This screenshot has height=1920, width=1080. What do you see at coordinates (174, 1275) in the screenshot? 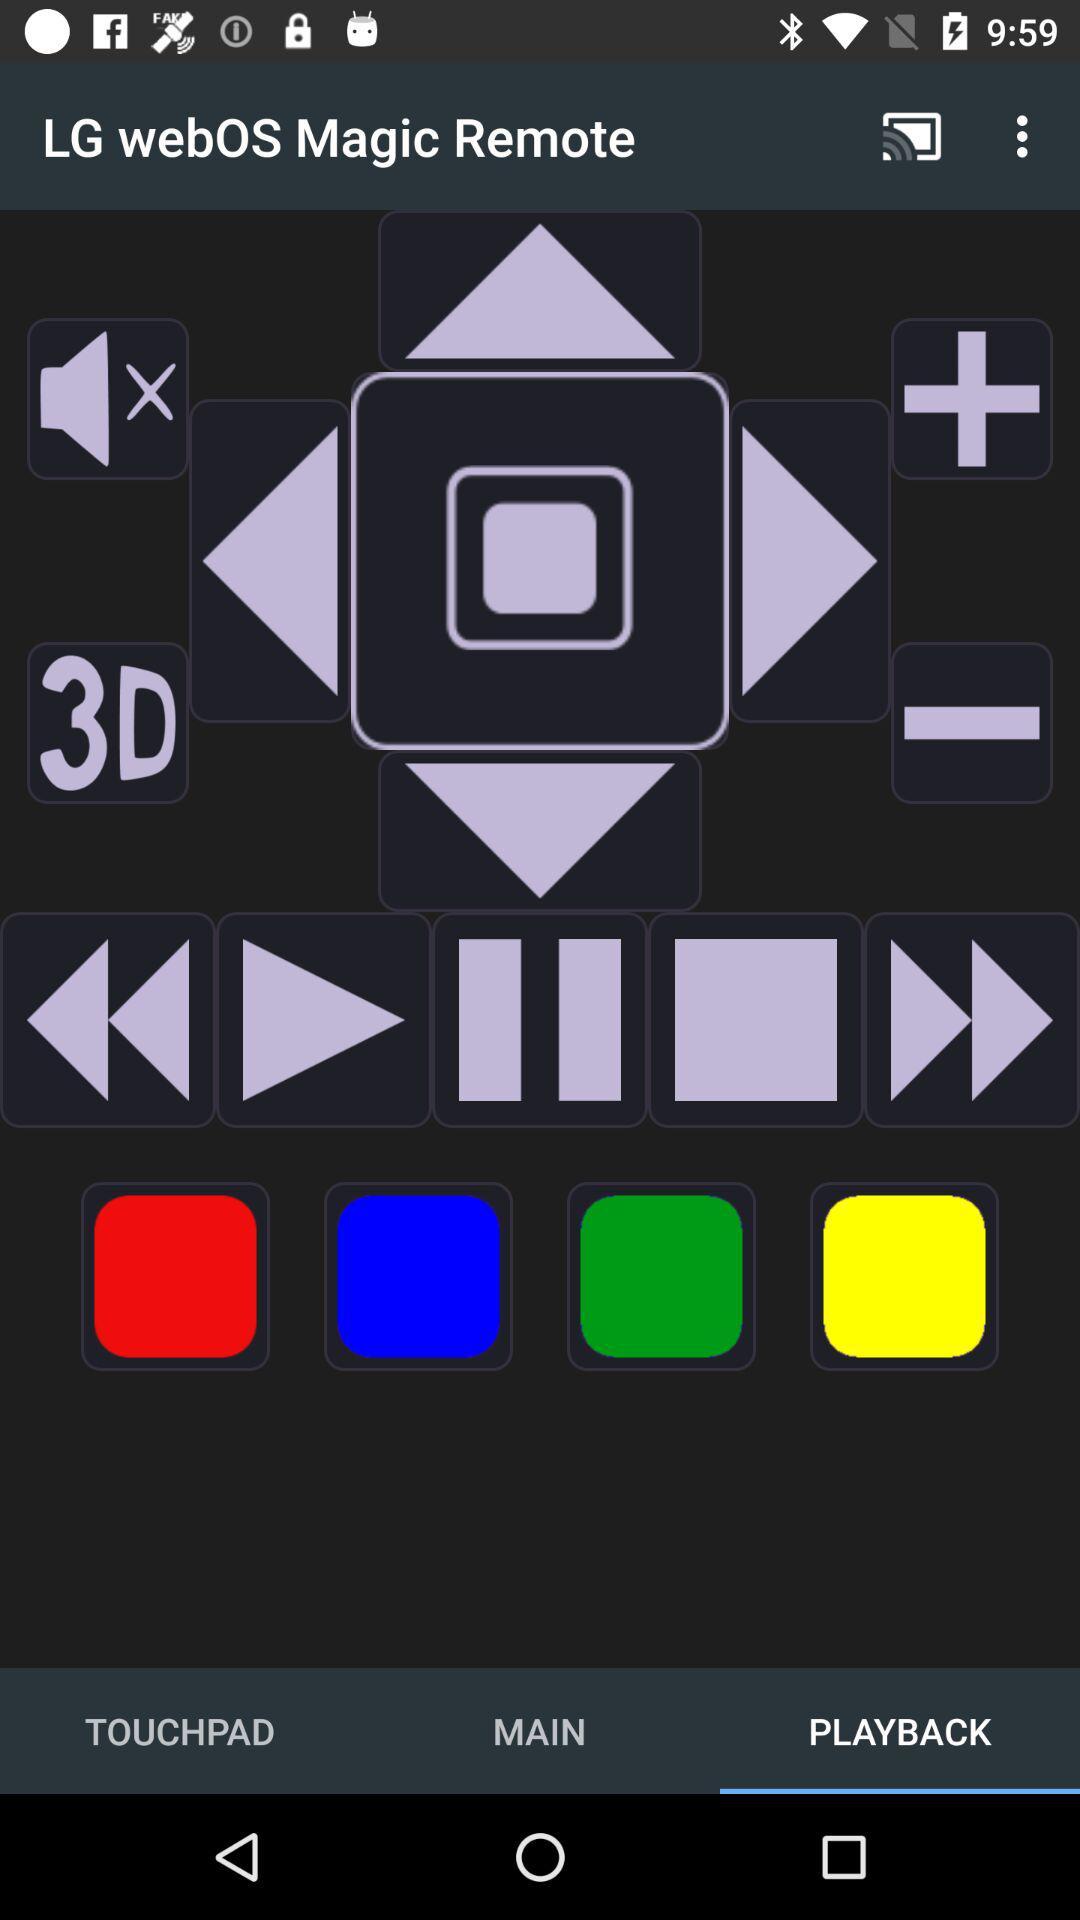
I see `go do coular` at bounding box center [174, 1275].